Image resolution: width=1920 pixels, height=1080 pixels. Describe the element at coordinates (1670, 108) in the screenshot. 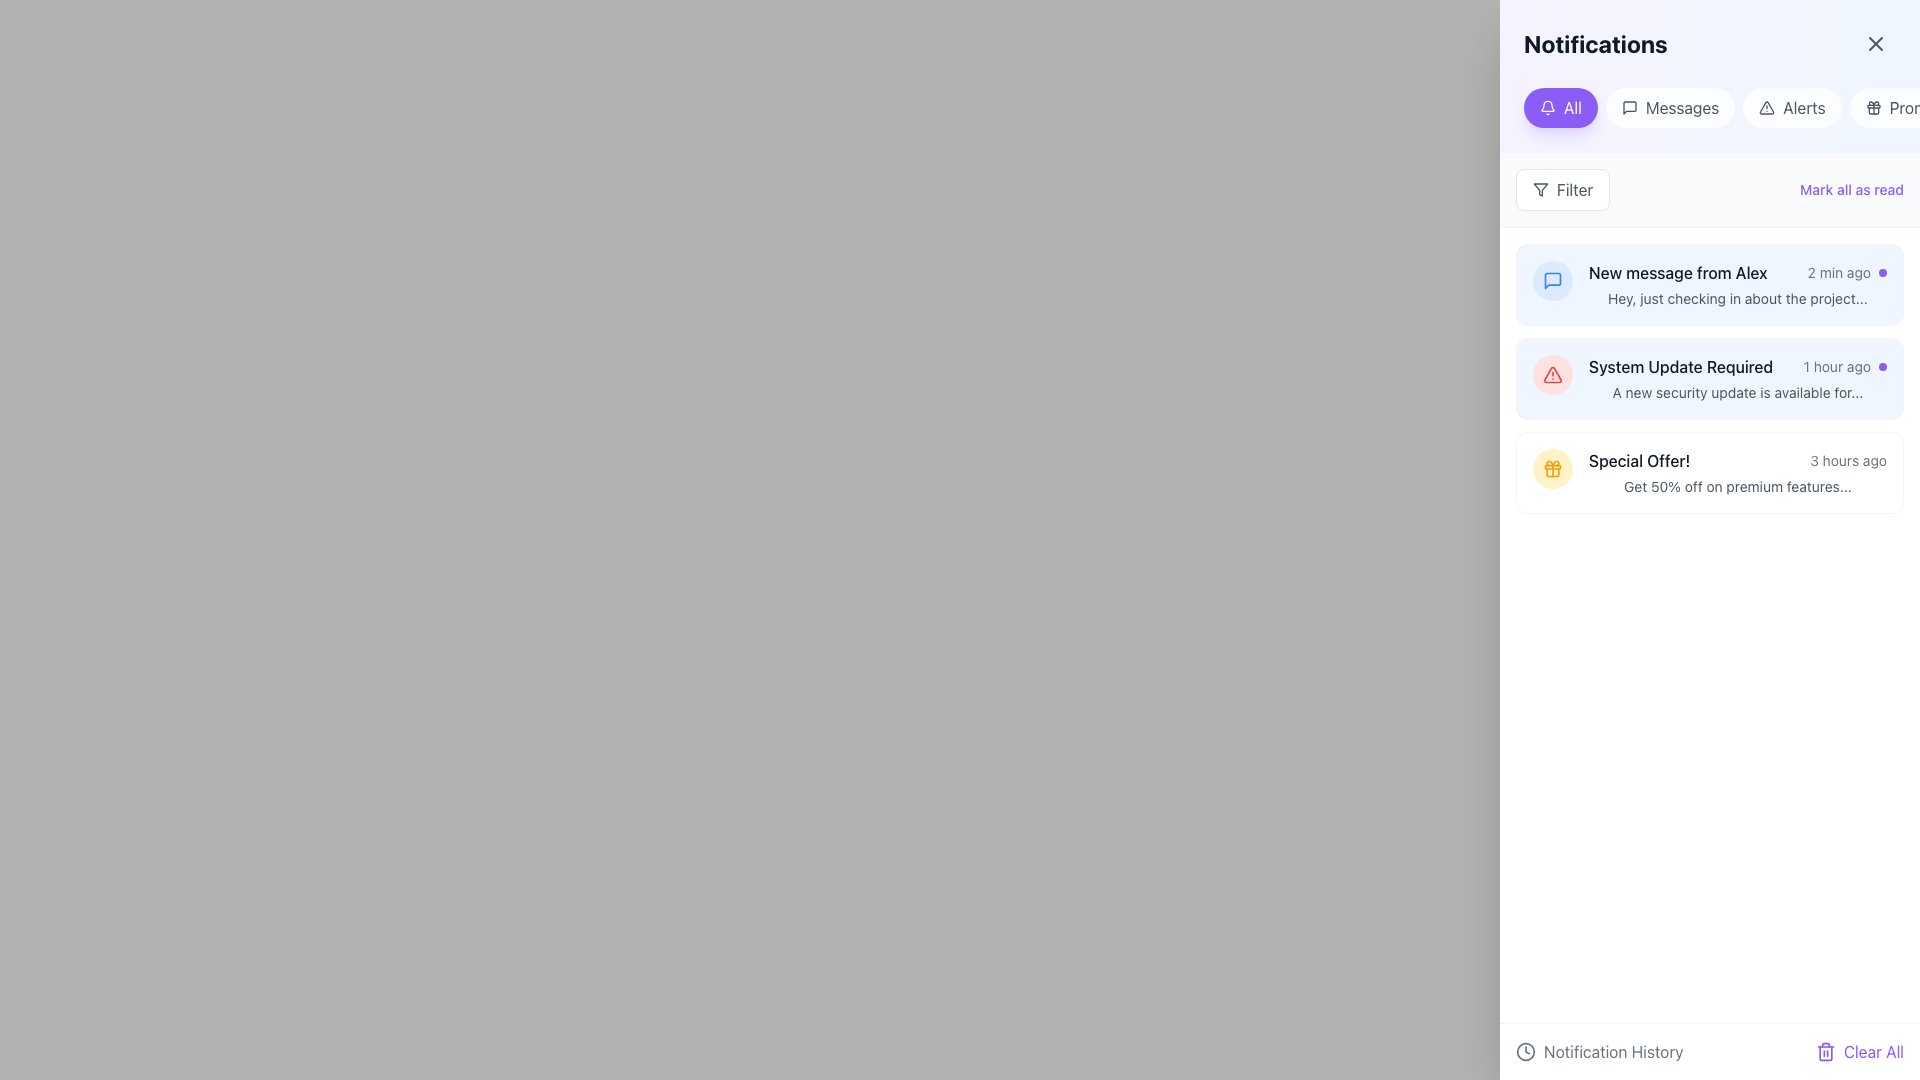

I see `the 'Messages' button, which is the second button in a horizontal row, located near the top right of the interface` at that location.